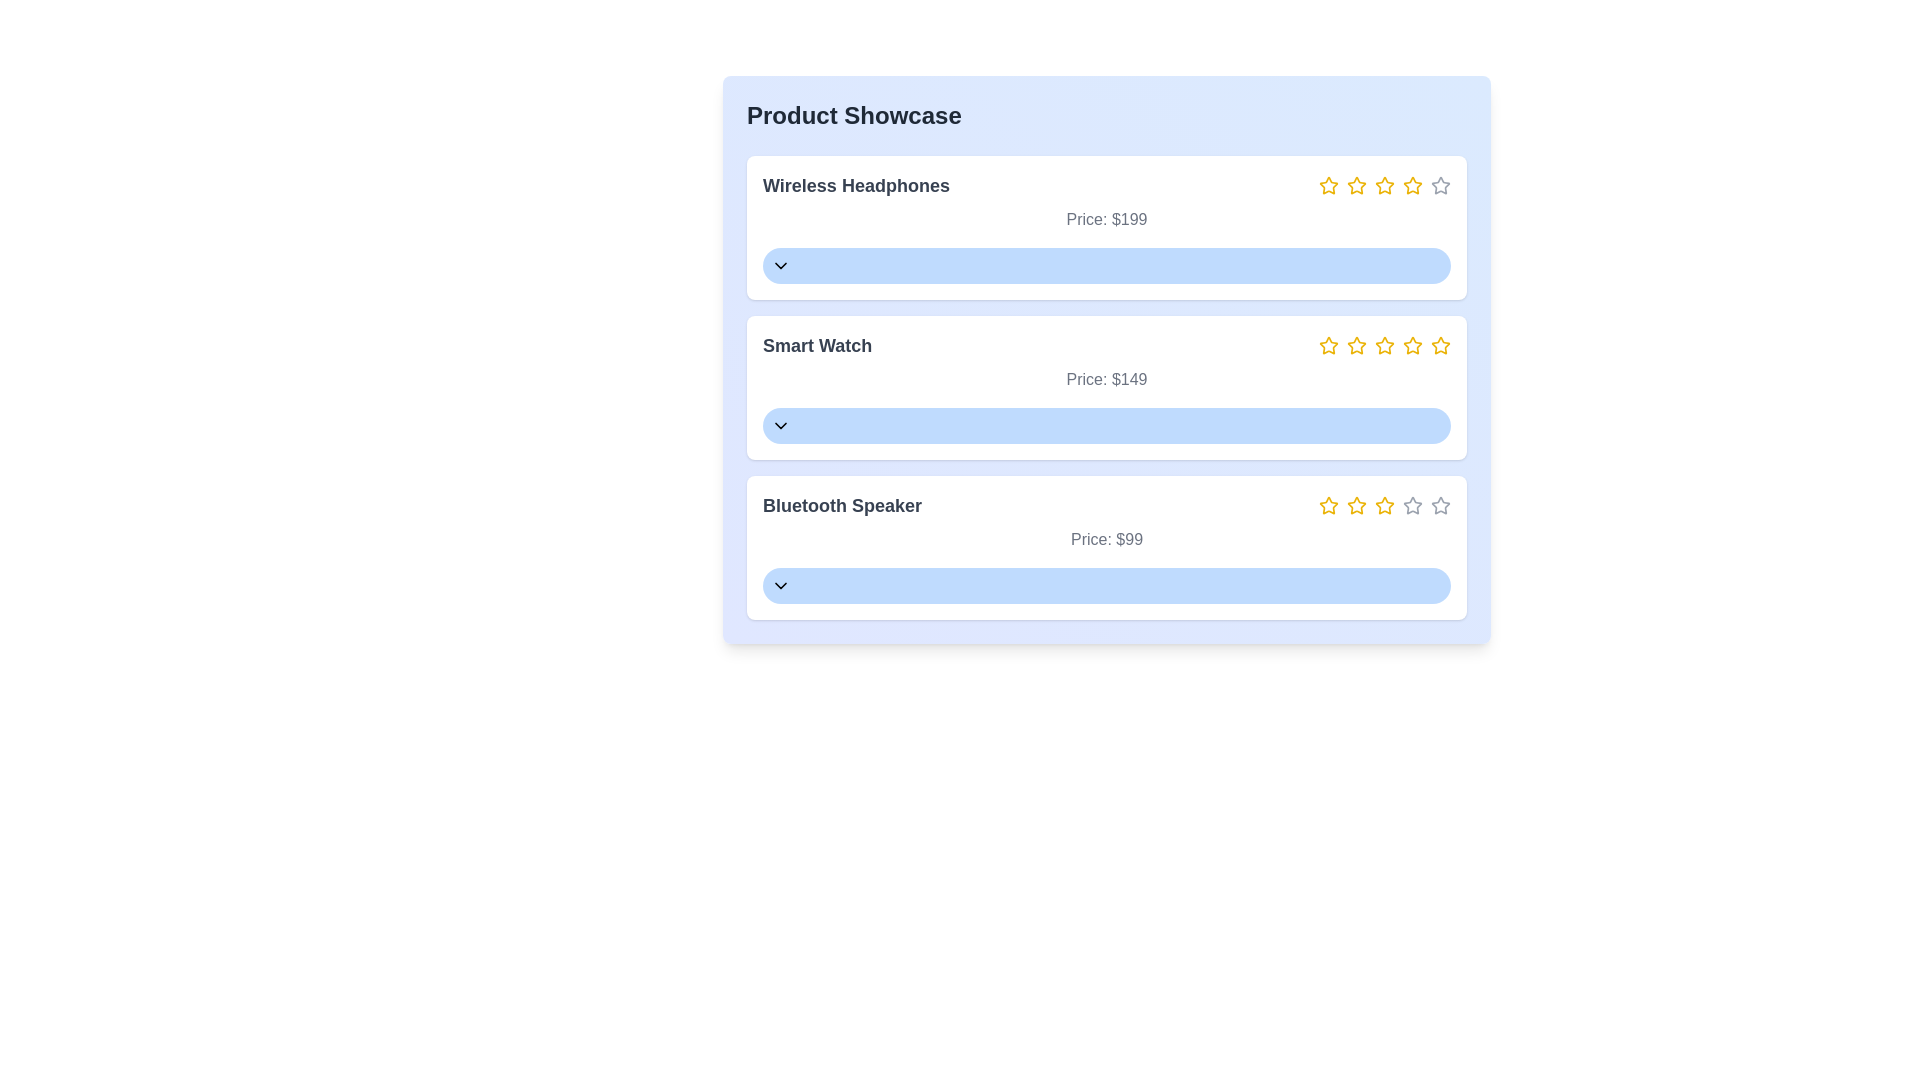 This screenshot has height=1080, width=1920. Describe the element at coordinates (1384, 345) in the screenshot. I see `the fourth star in the rating widget for the 'Smart Watch' section` at that location.